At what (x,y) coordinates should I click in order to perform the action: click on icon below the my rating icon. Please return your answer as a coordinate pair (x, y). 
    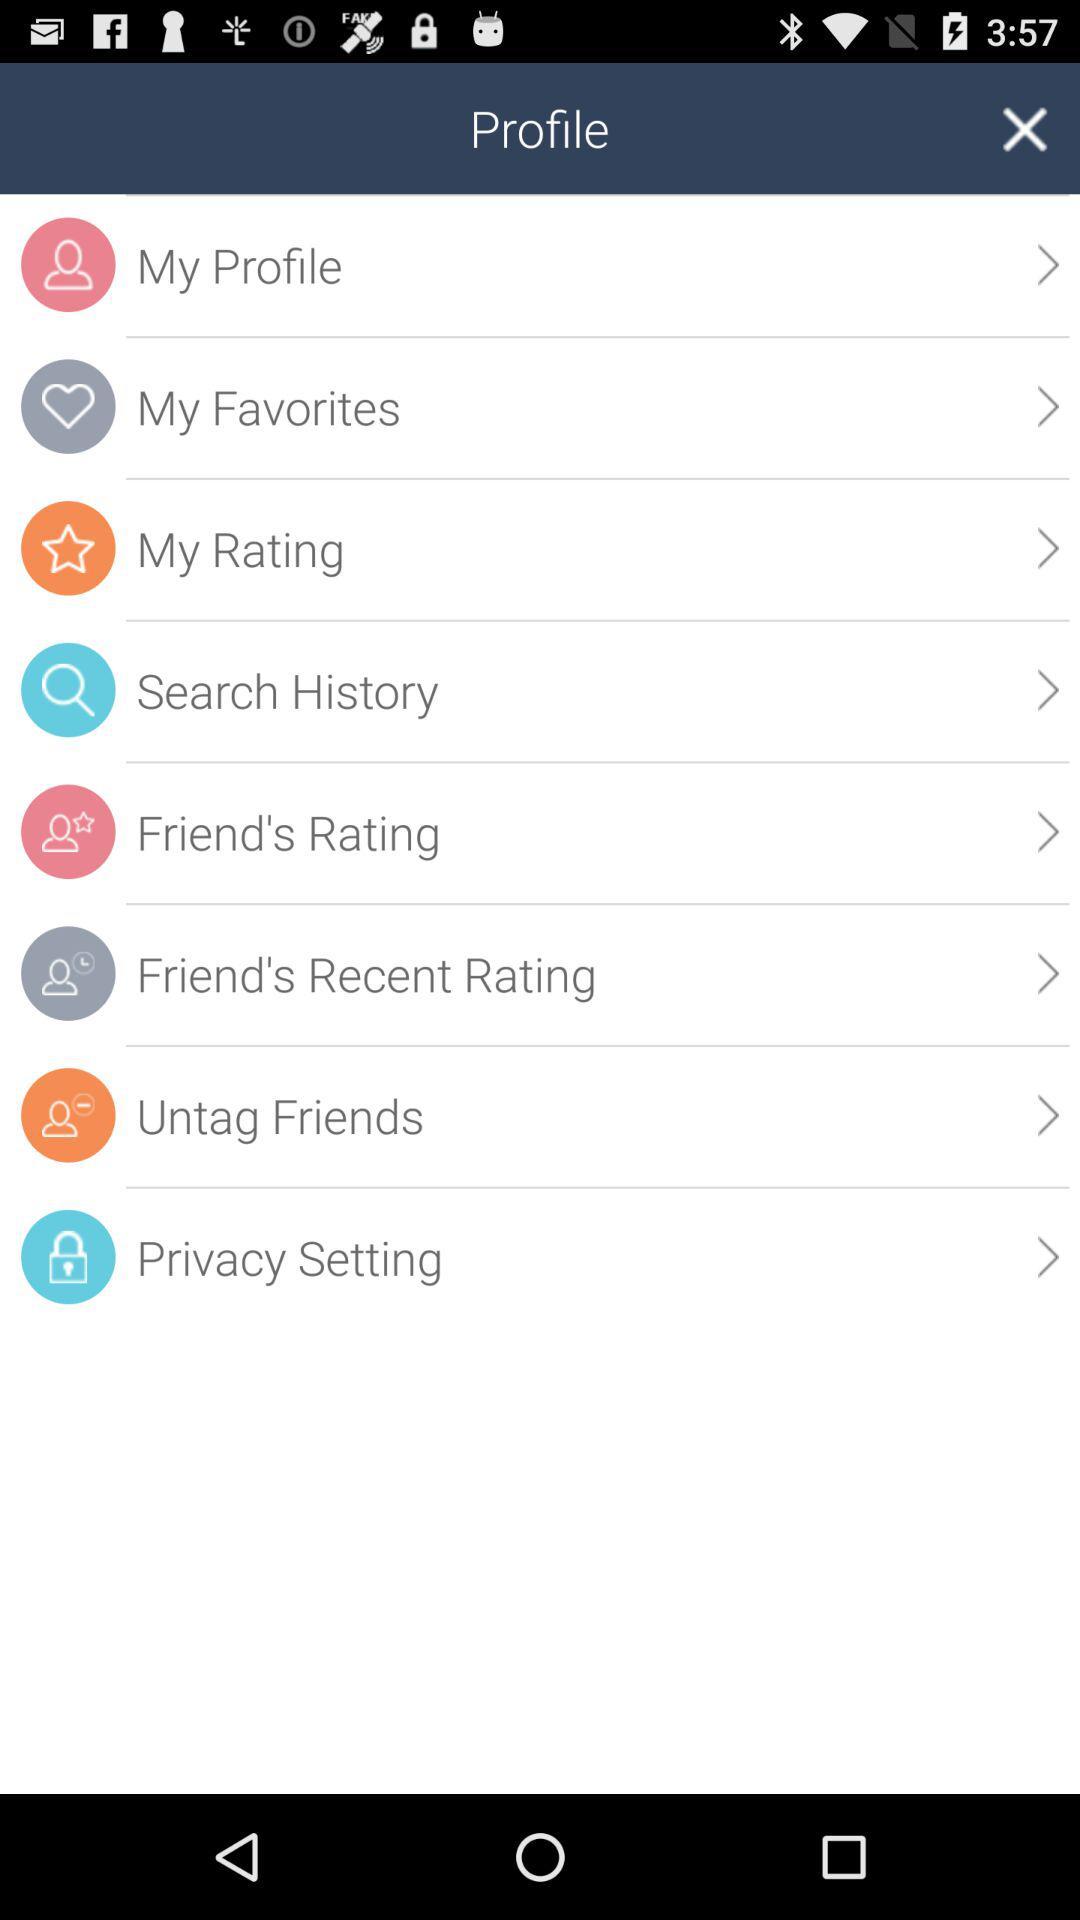
    Looking at the image, I should click on (596, 690).